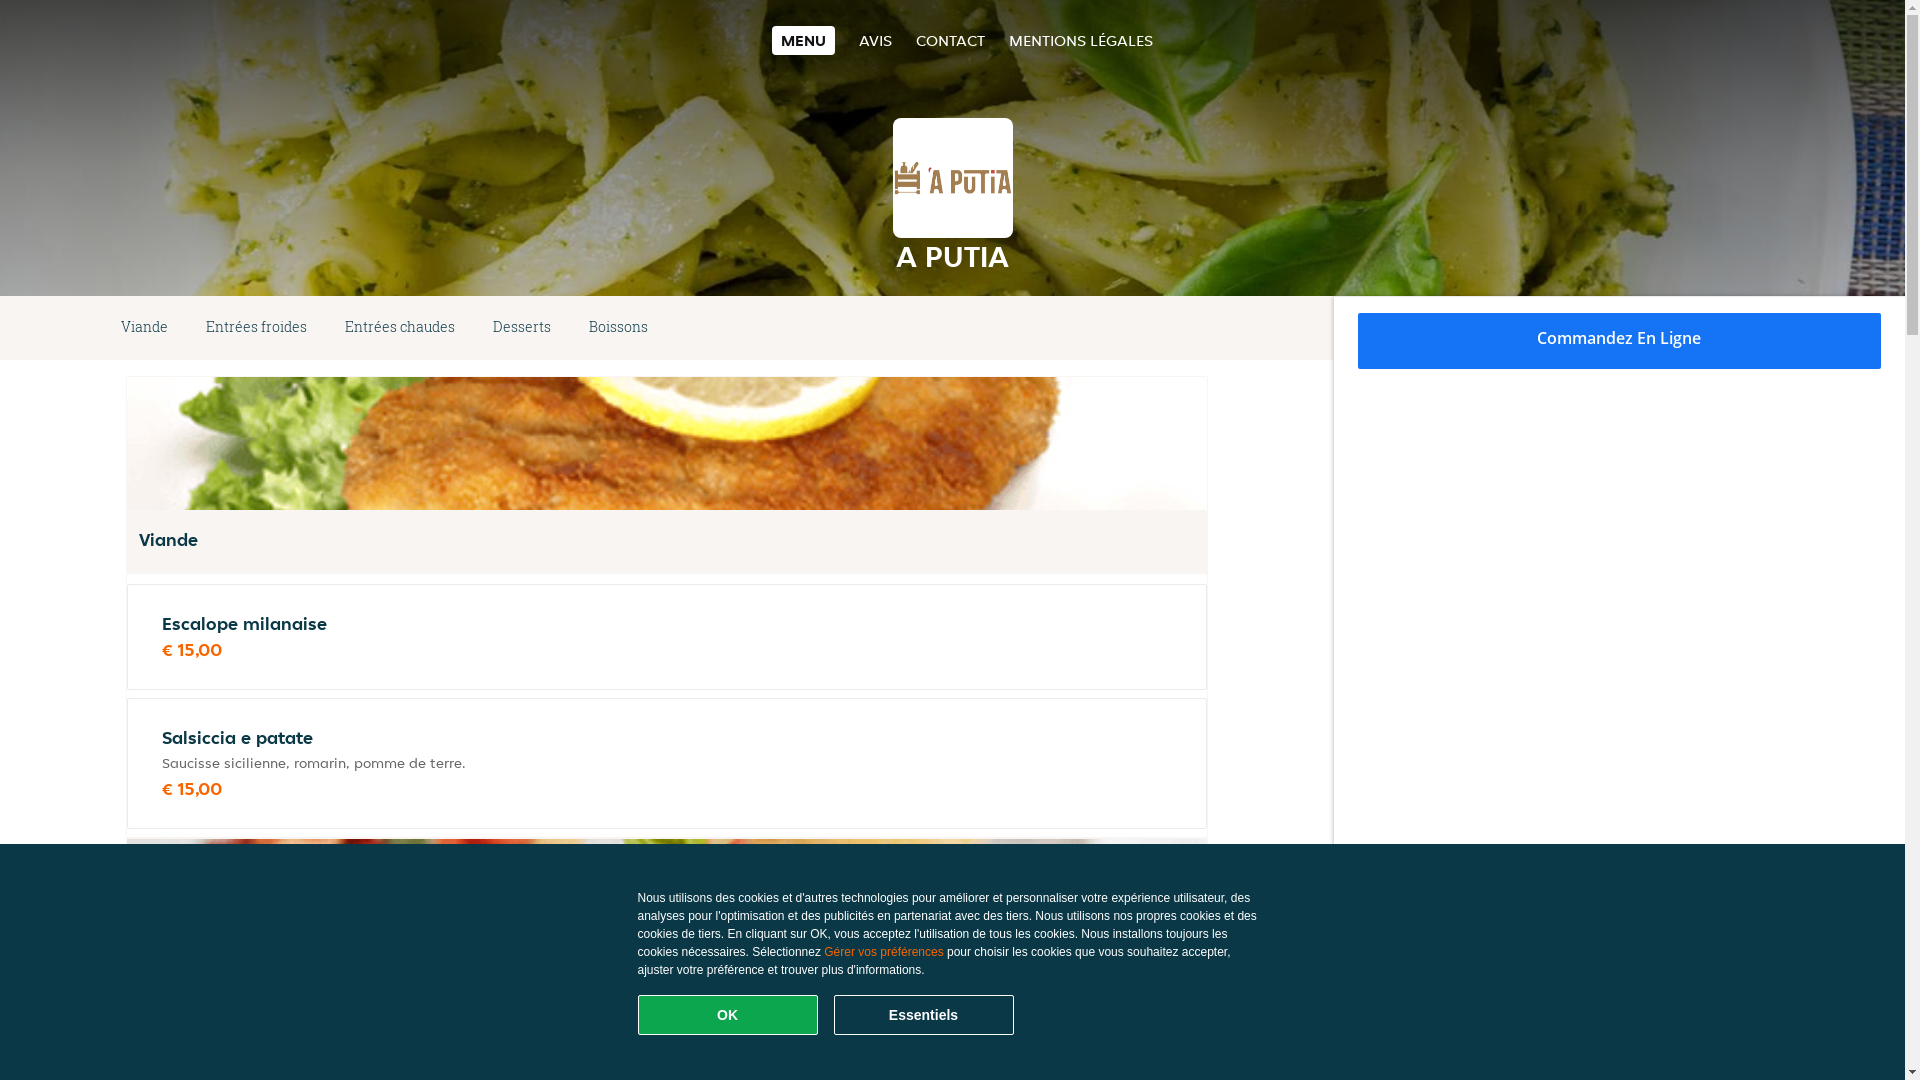 The height and width of the screenshot is (1080, 1920). I want to click on 'AVIS', so click(875, 40).